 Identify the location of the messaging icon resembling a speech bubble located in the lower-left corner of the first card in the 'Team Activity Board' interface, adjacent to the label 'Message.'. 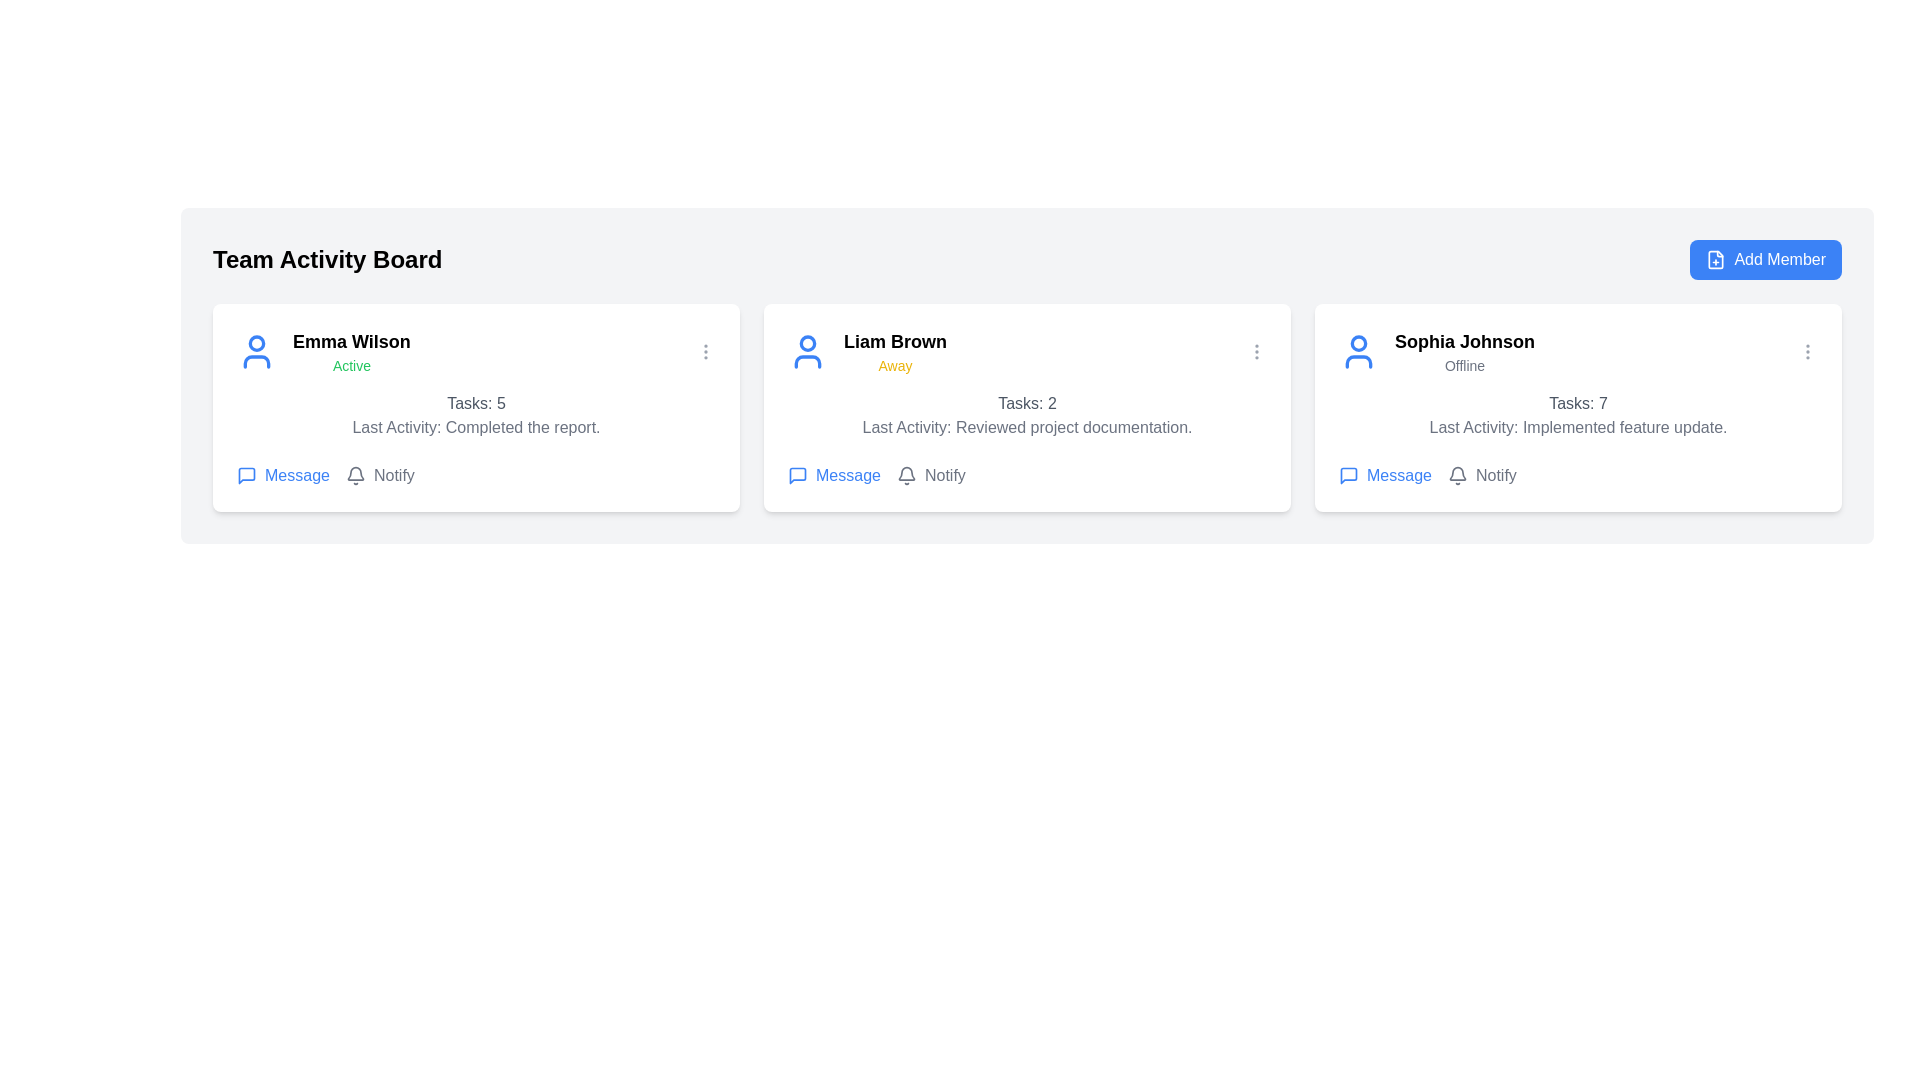
(245, 475).